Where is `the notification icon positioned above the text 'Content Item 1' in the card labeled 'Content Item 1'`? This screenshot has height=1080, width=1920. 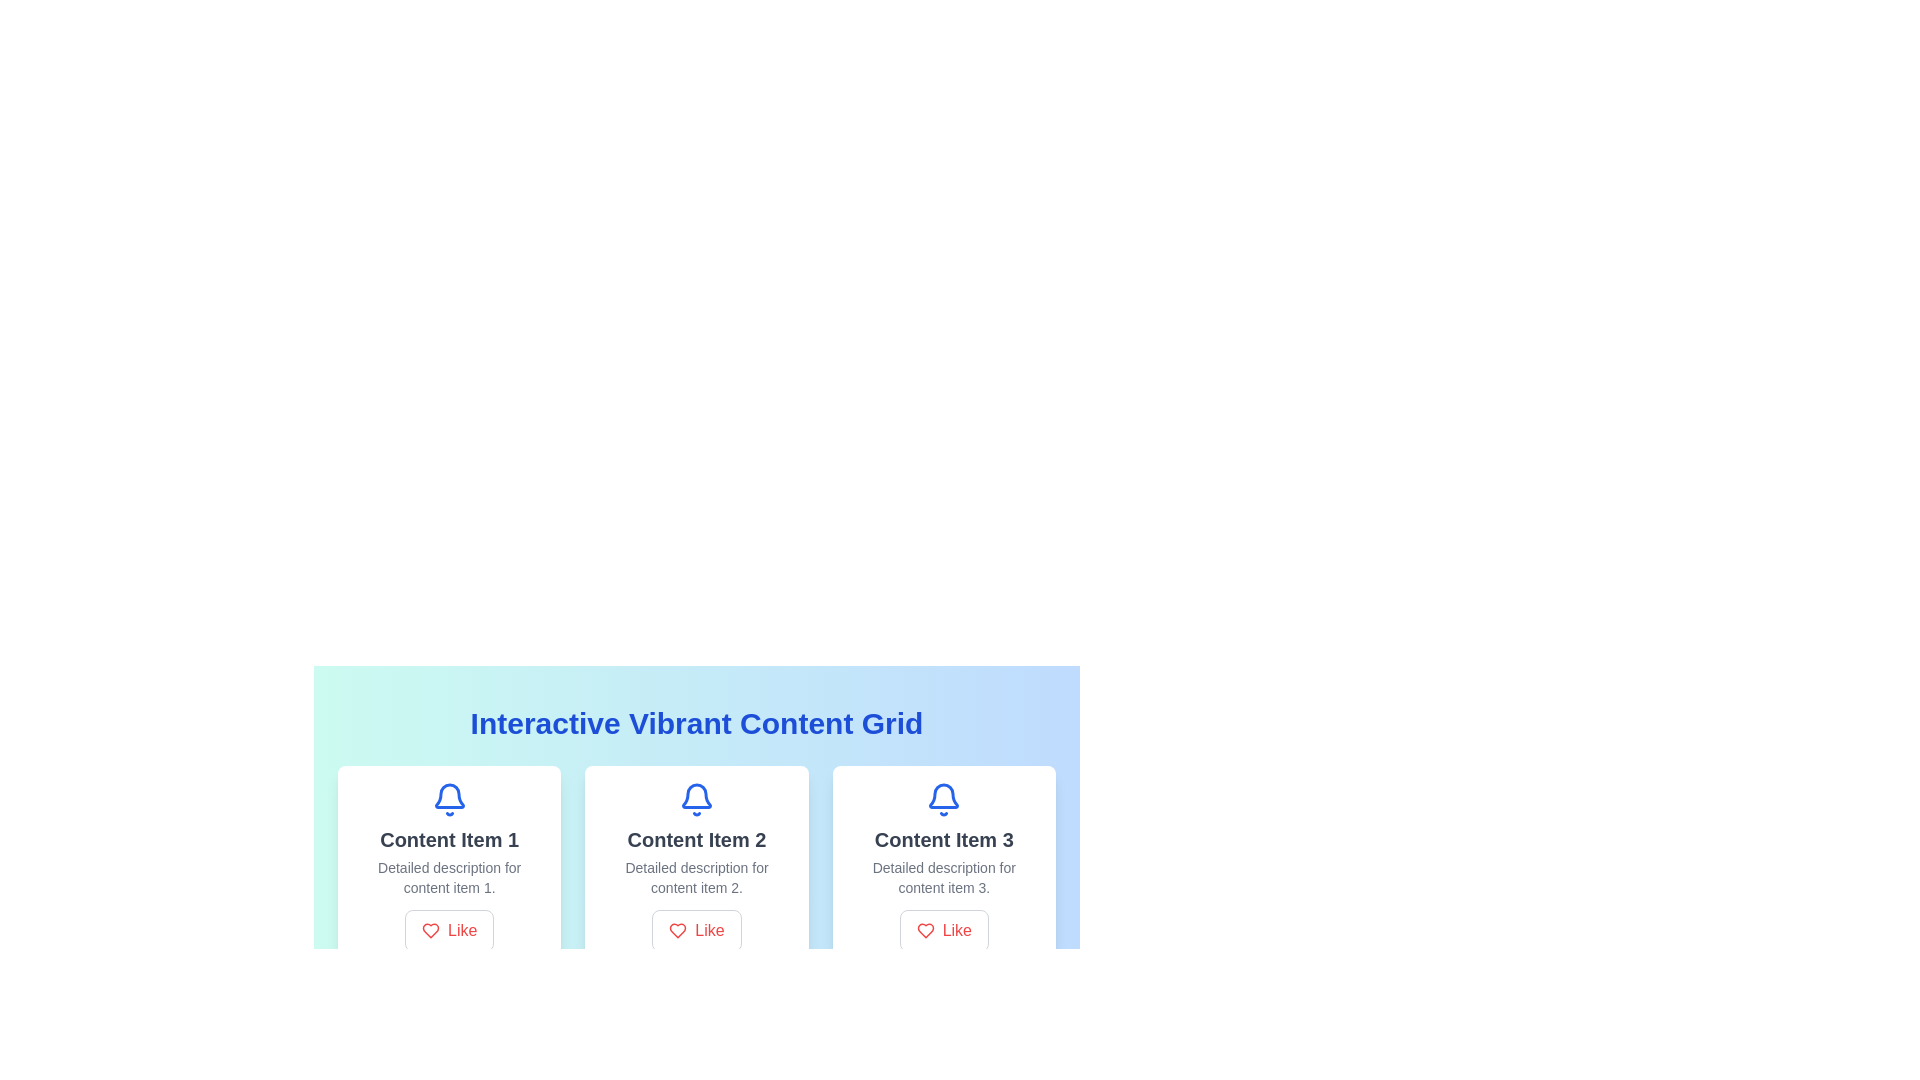
the notification icon positioned above the text 'Content Item 1' in the card labeled 'Content Item 1' is located at coordinates (448, 798).